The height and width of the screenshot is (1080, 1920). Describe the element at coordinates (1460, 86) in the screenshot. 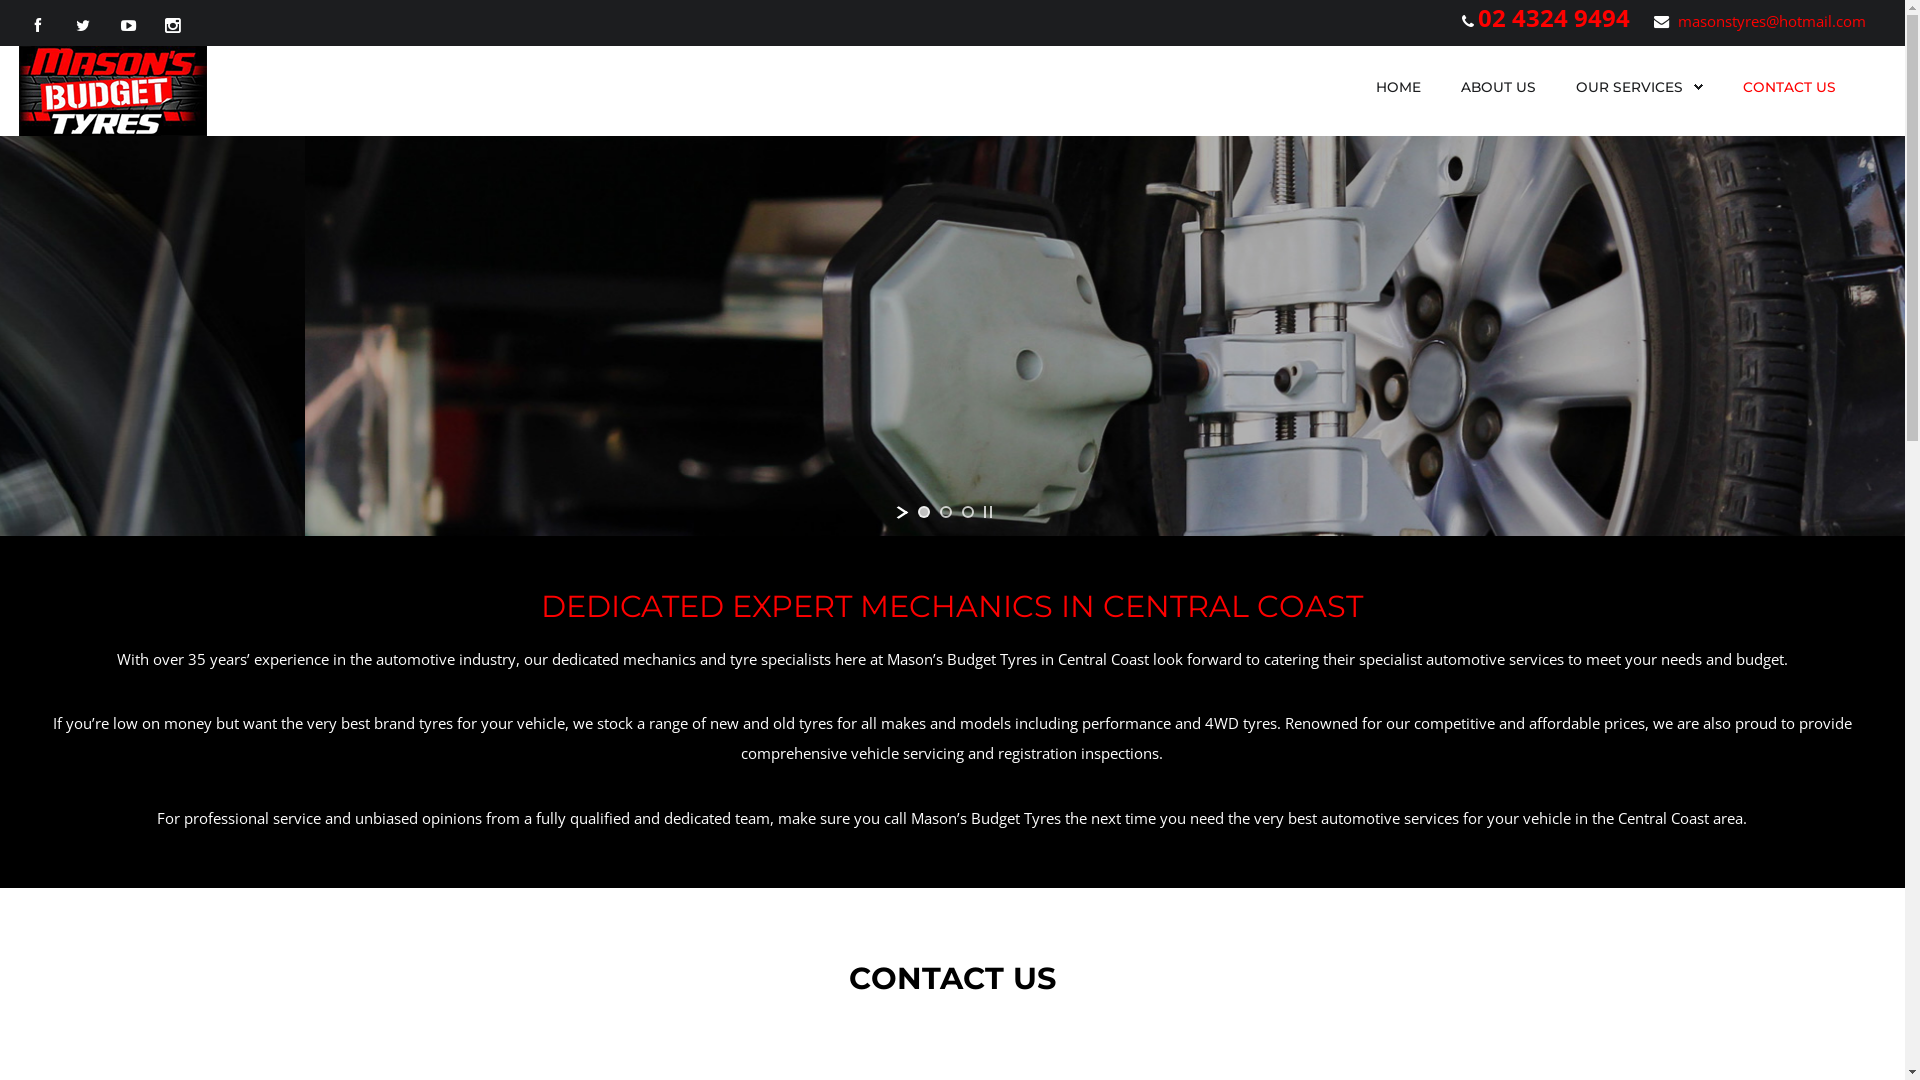

I see `'ABOUT US'` at that location.